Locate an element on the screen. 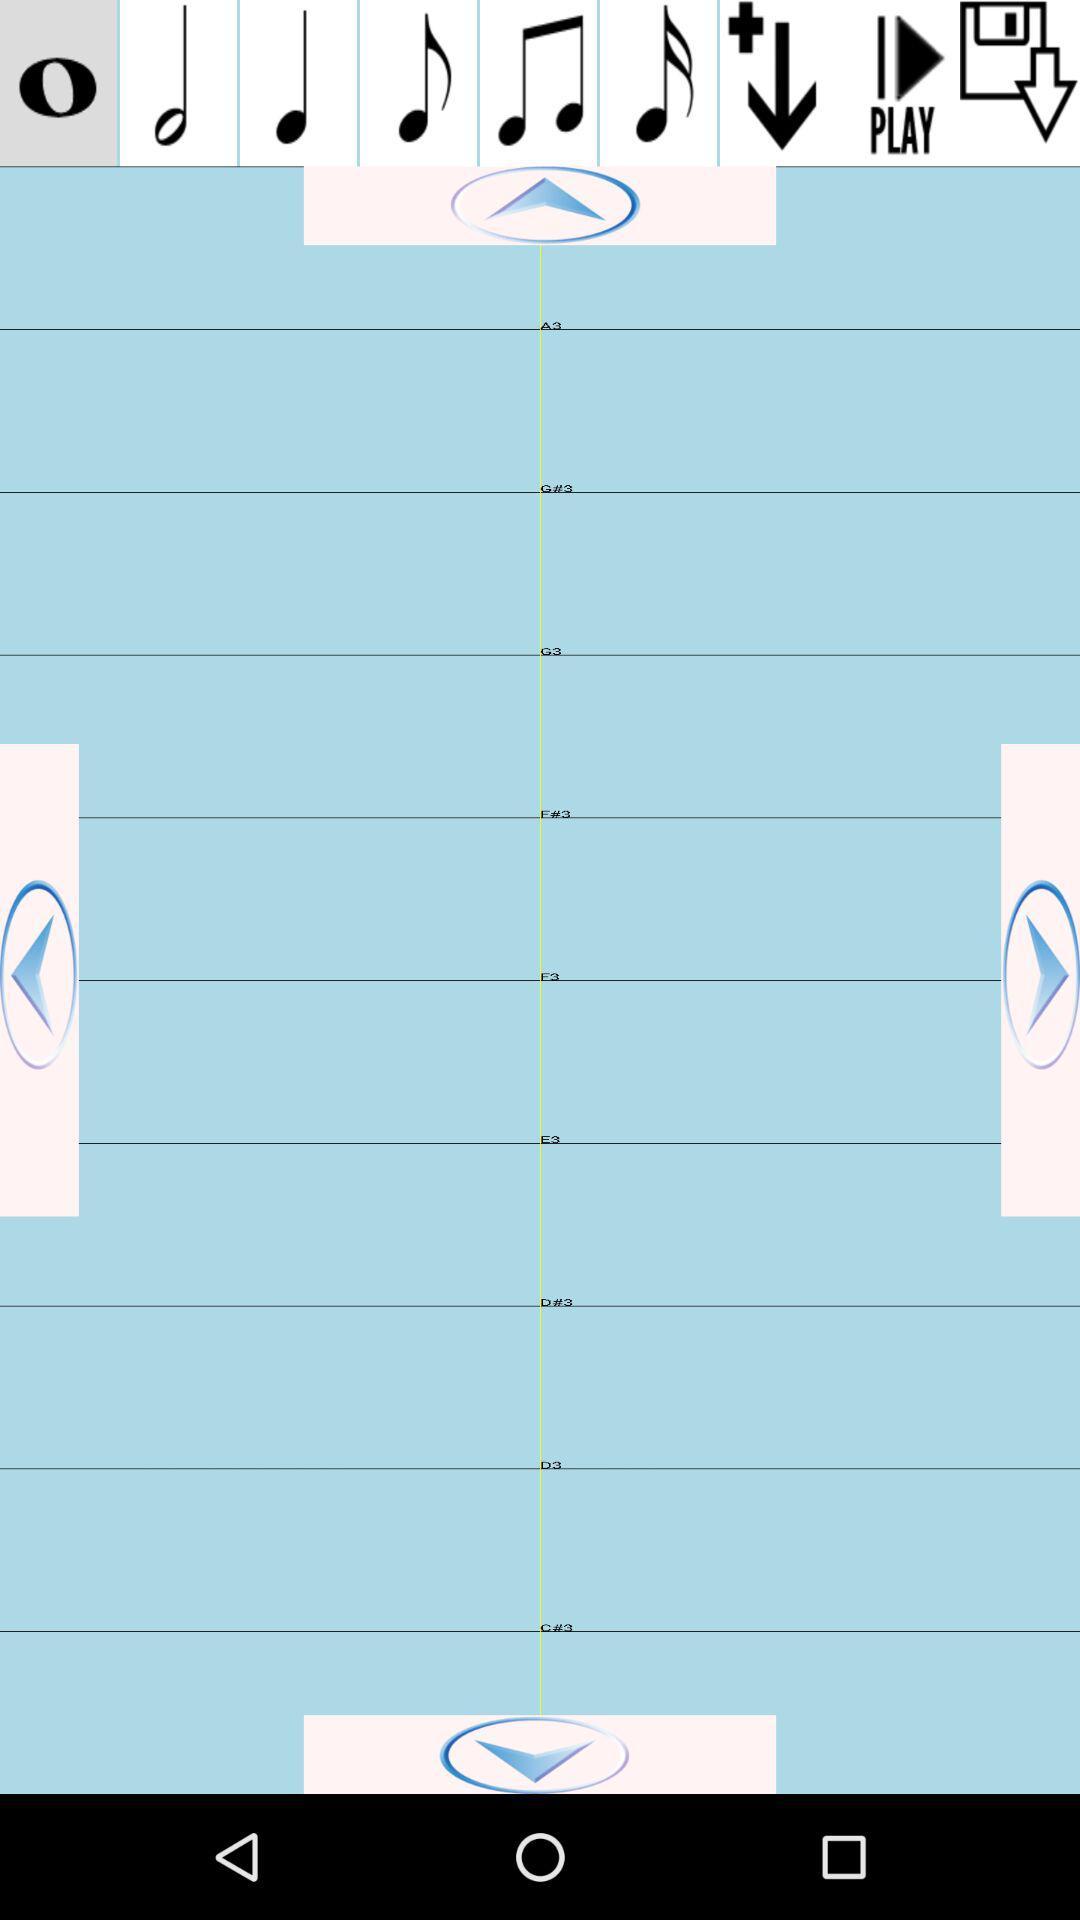  play is located at coordinates (540, 205).